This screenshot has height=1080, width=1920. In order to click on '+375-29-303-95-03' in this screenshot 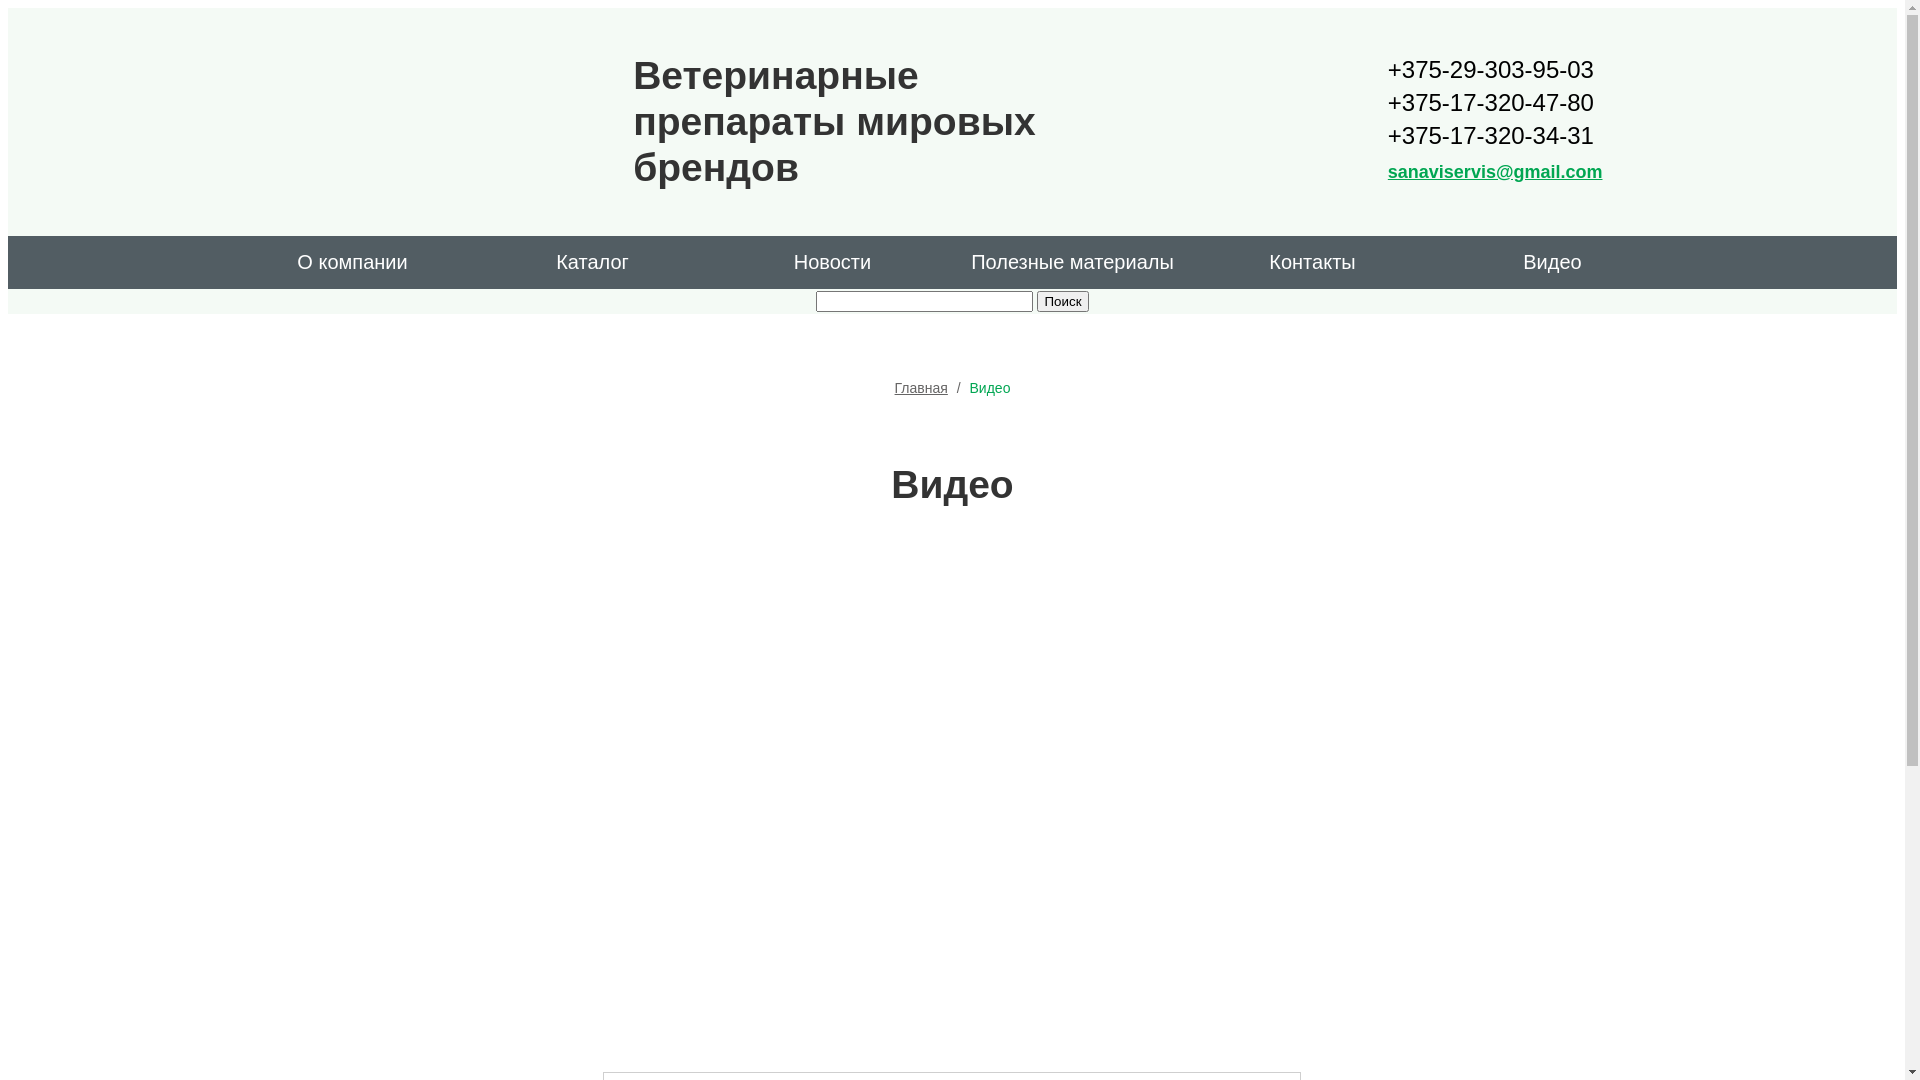, I will do `click(1495, 68)`.